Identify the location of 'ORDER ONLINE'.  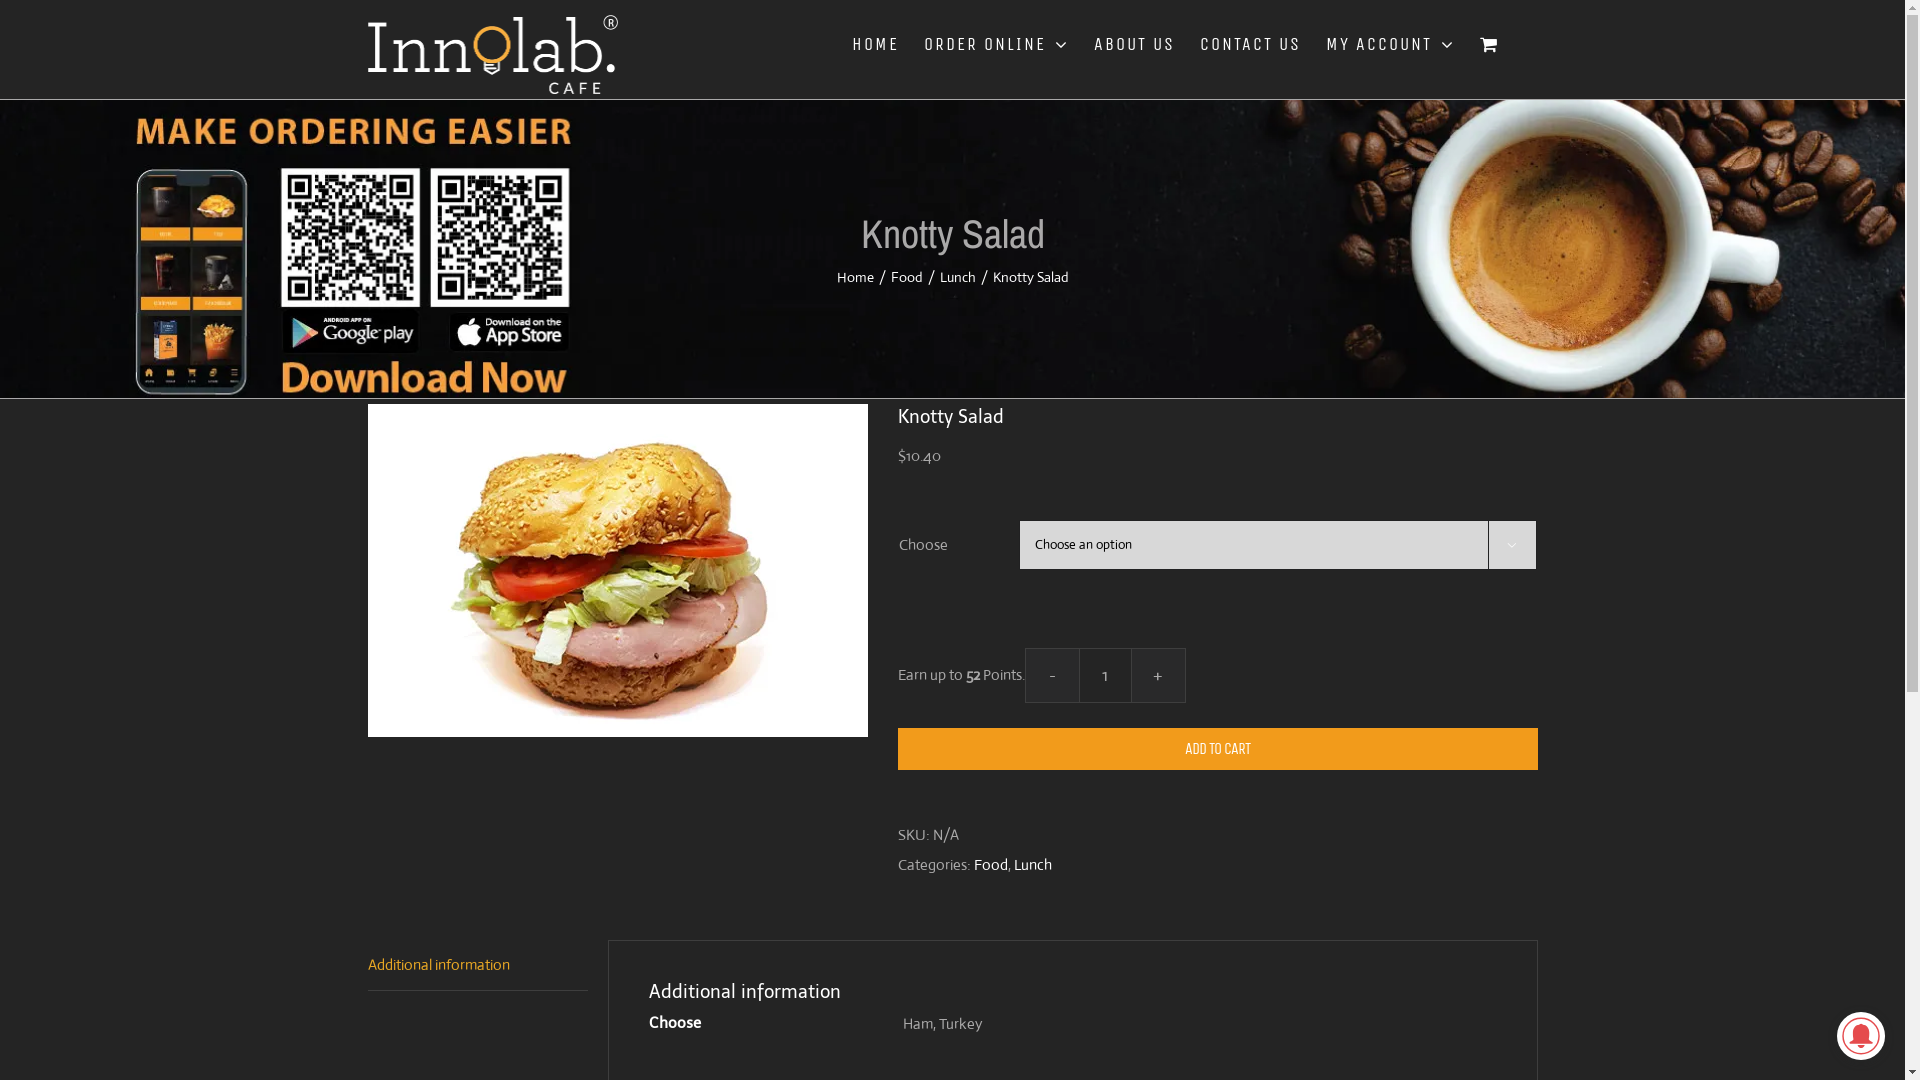
(923, 43).